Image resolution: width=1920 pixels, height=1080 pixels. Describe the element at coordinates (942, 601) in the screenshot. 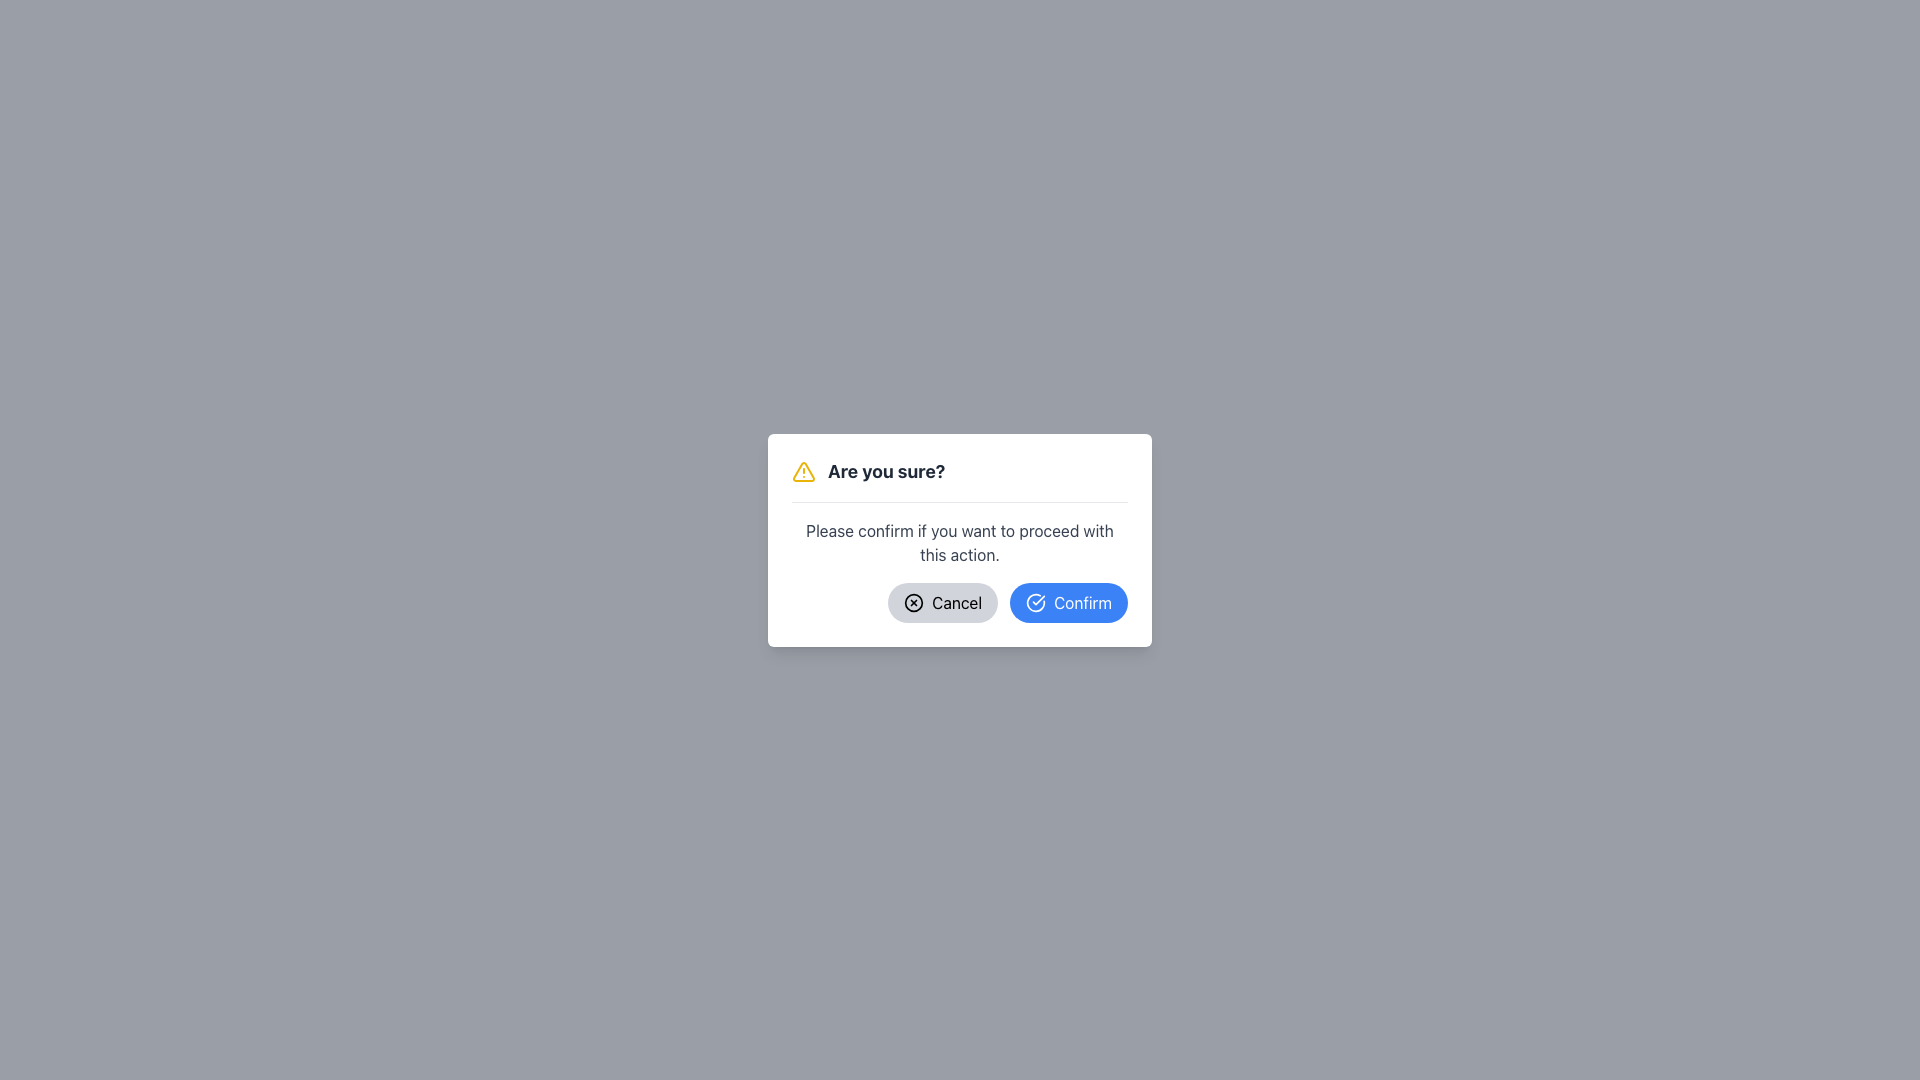

I see `the 'Cancel' button, which is a rounded rectangle with a light gray background and has an 'X' icon on the left, located at the bottom-center of the modal dialog box` at that location.